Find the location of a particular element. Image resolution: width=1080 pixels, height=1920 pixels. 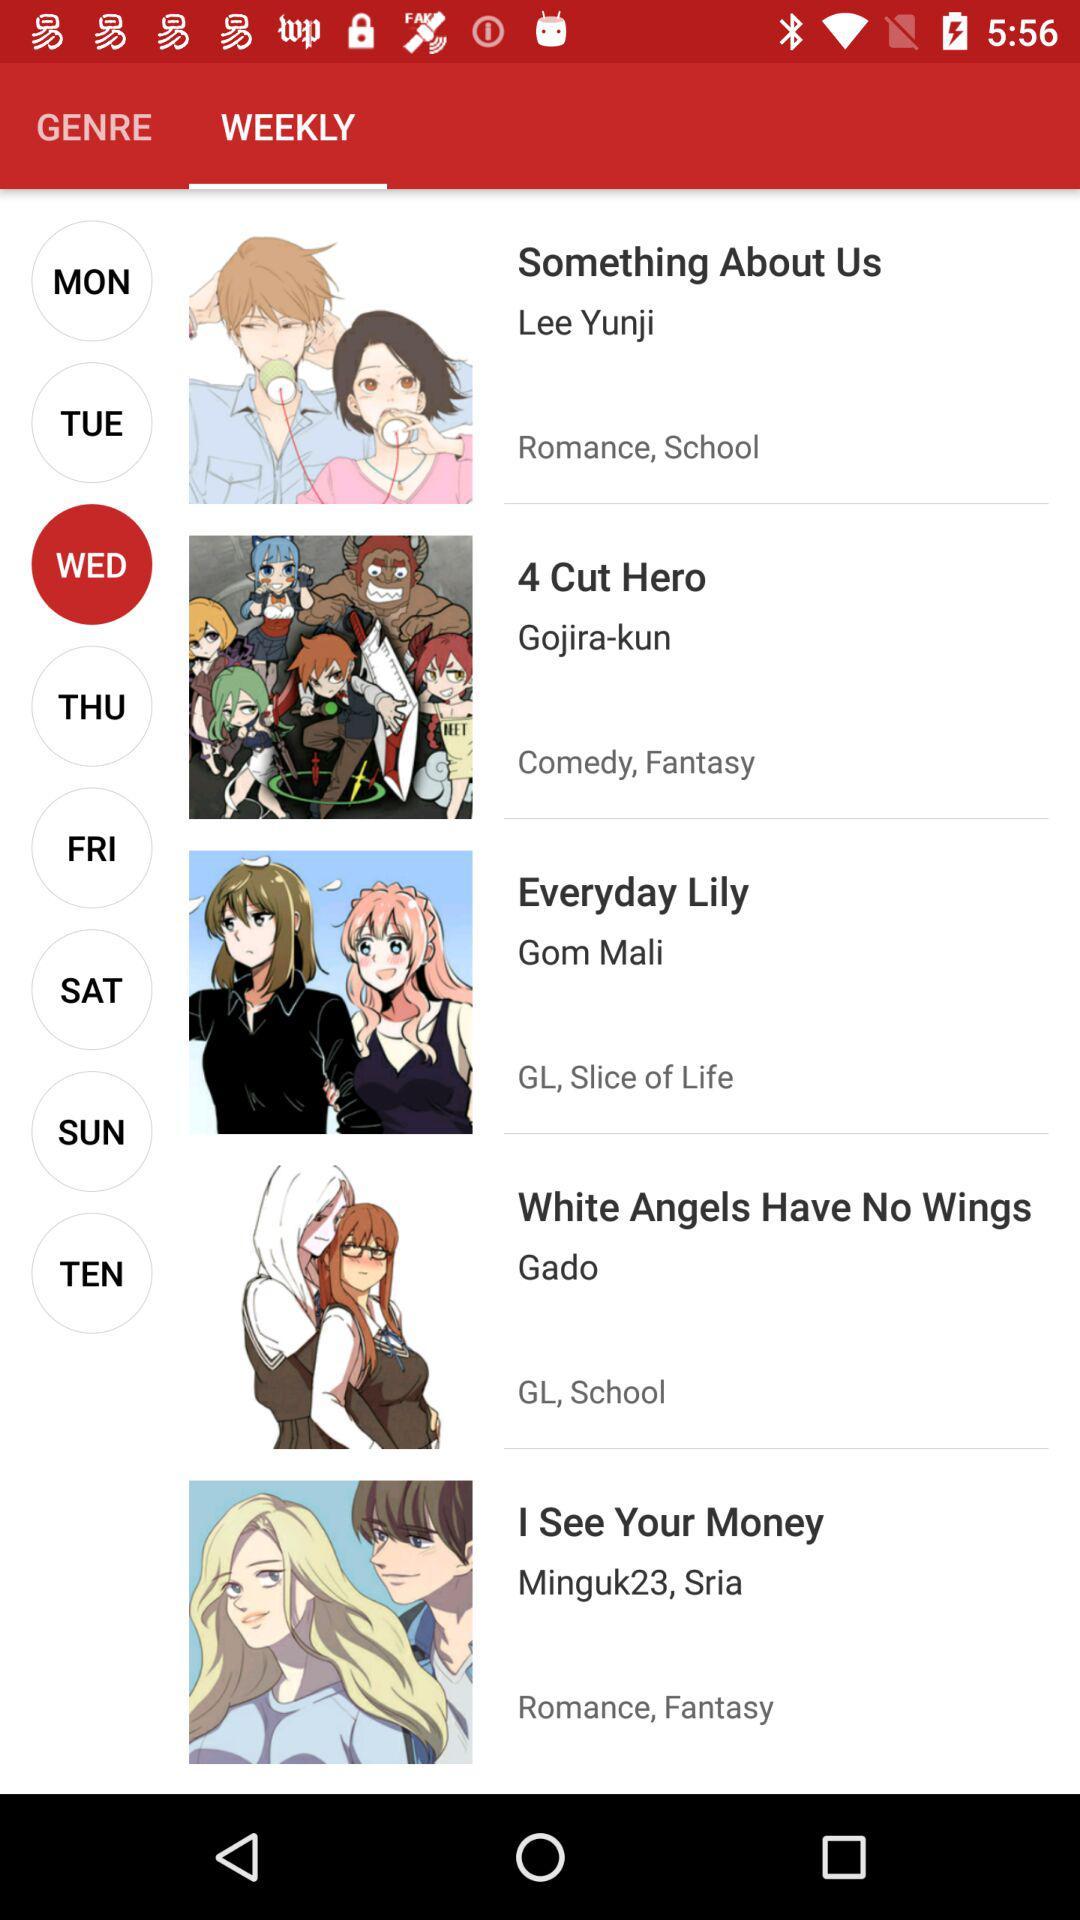

the icon below sat icon is located at coordinates (91, 1131).